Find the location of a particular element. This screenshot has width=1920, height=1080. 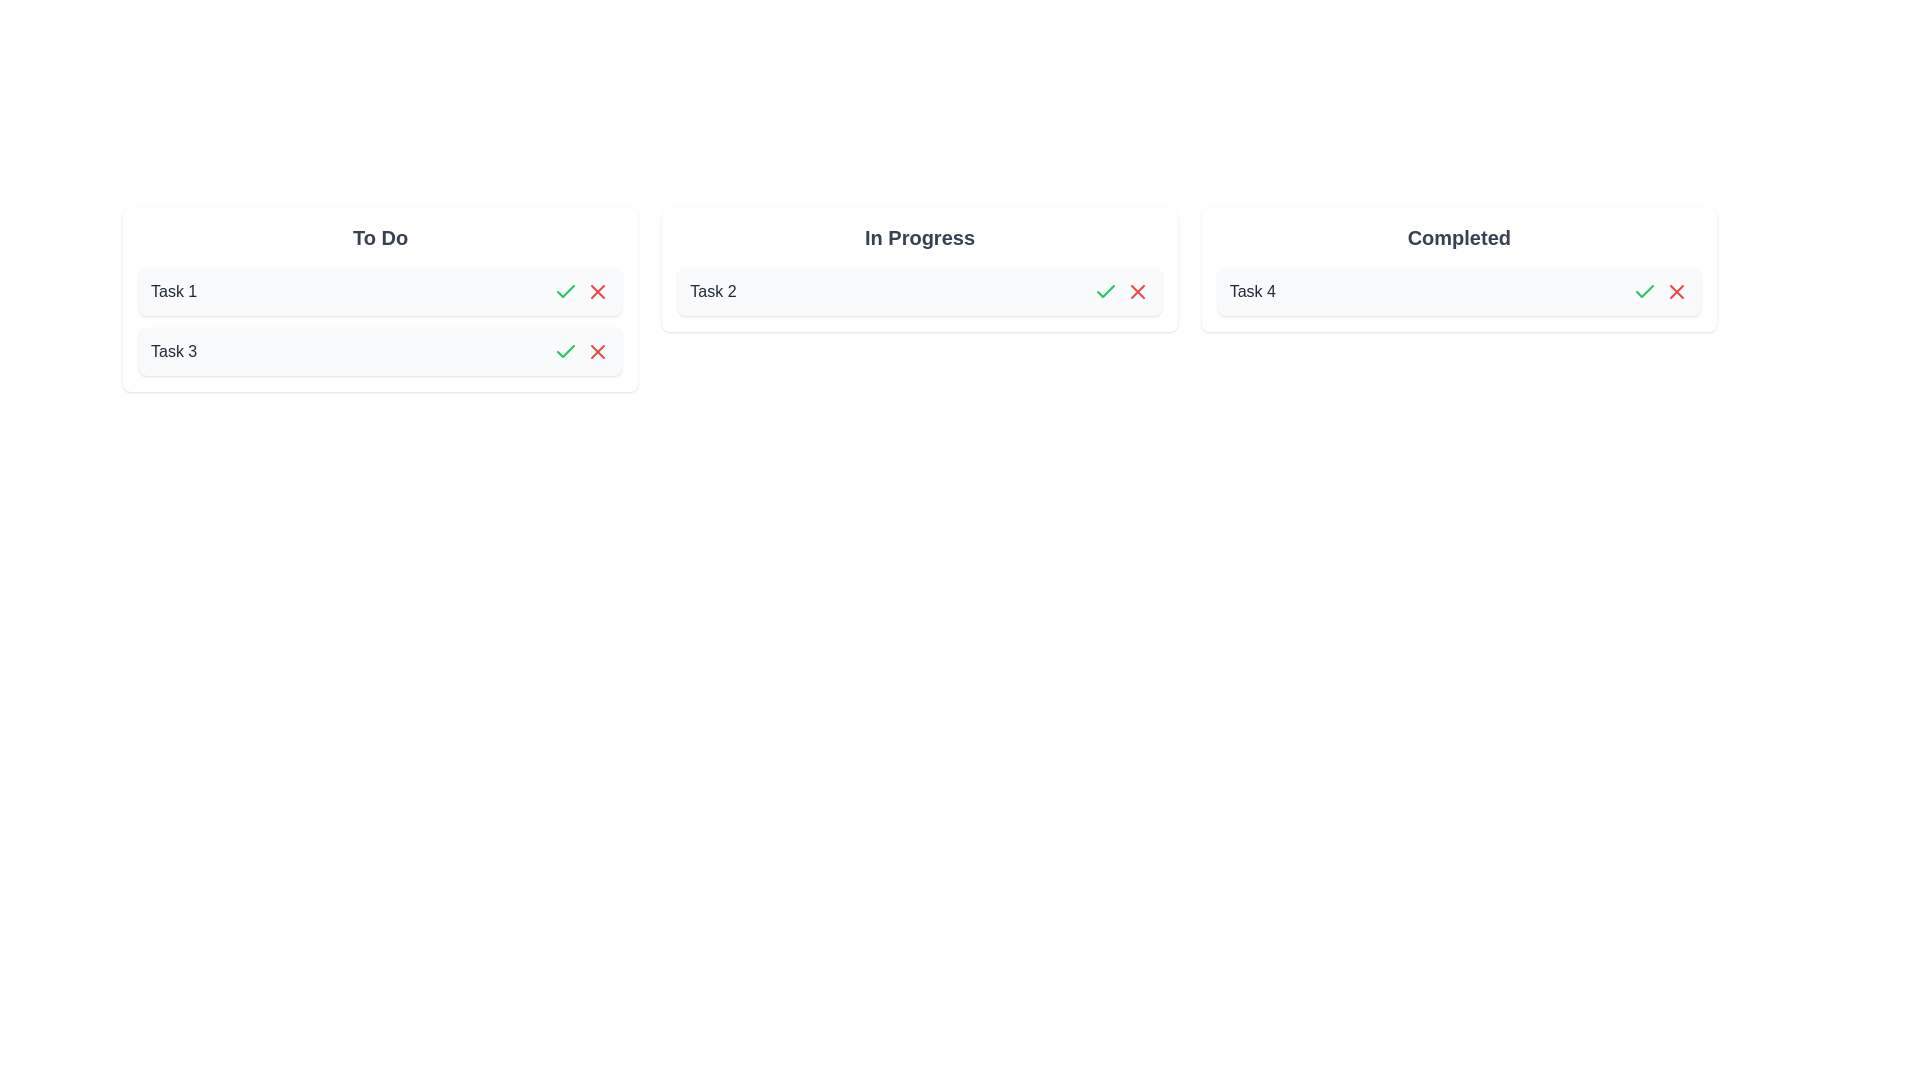

the green checkmark button for the task named 'Task 1' to toggle its completion status is located at coordinates (565, 292).